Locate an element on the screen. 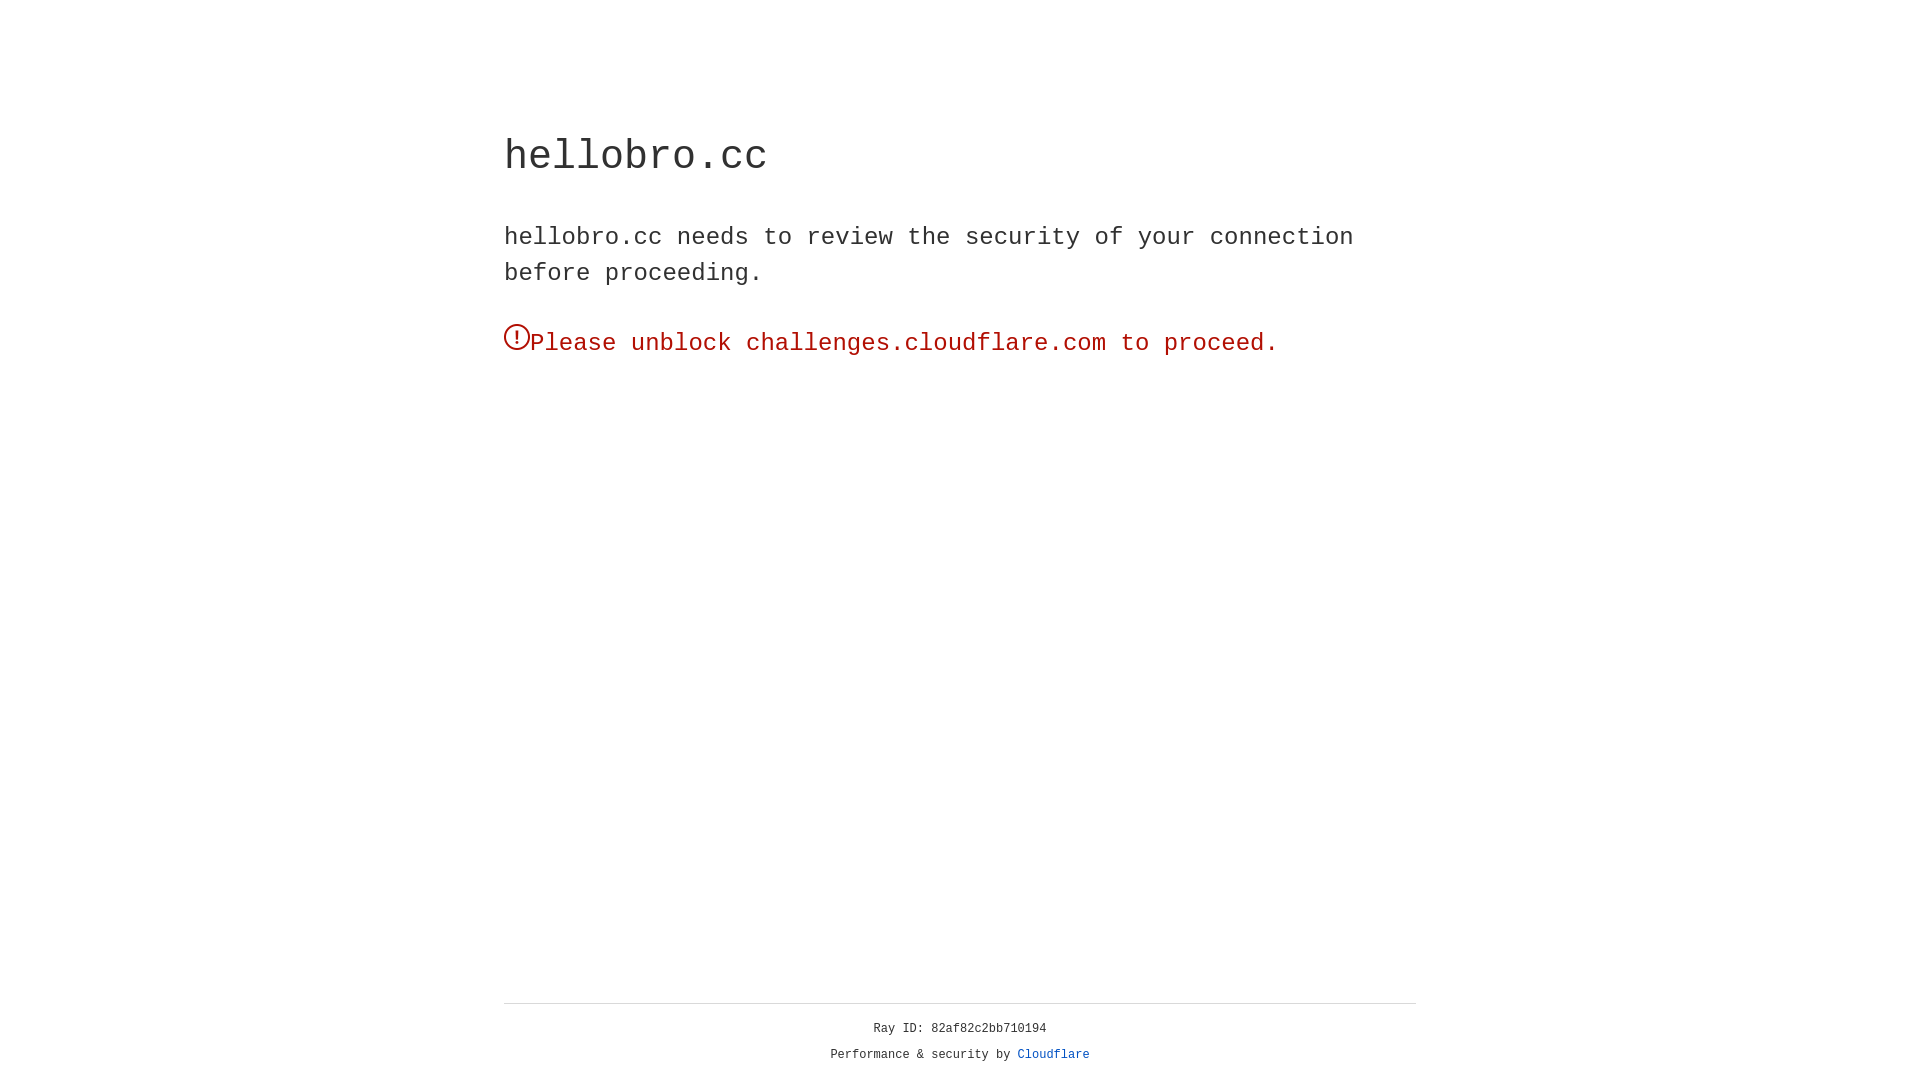  'Cloudflare' is located at coordinates (1053, 1054).